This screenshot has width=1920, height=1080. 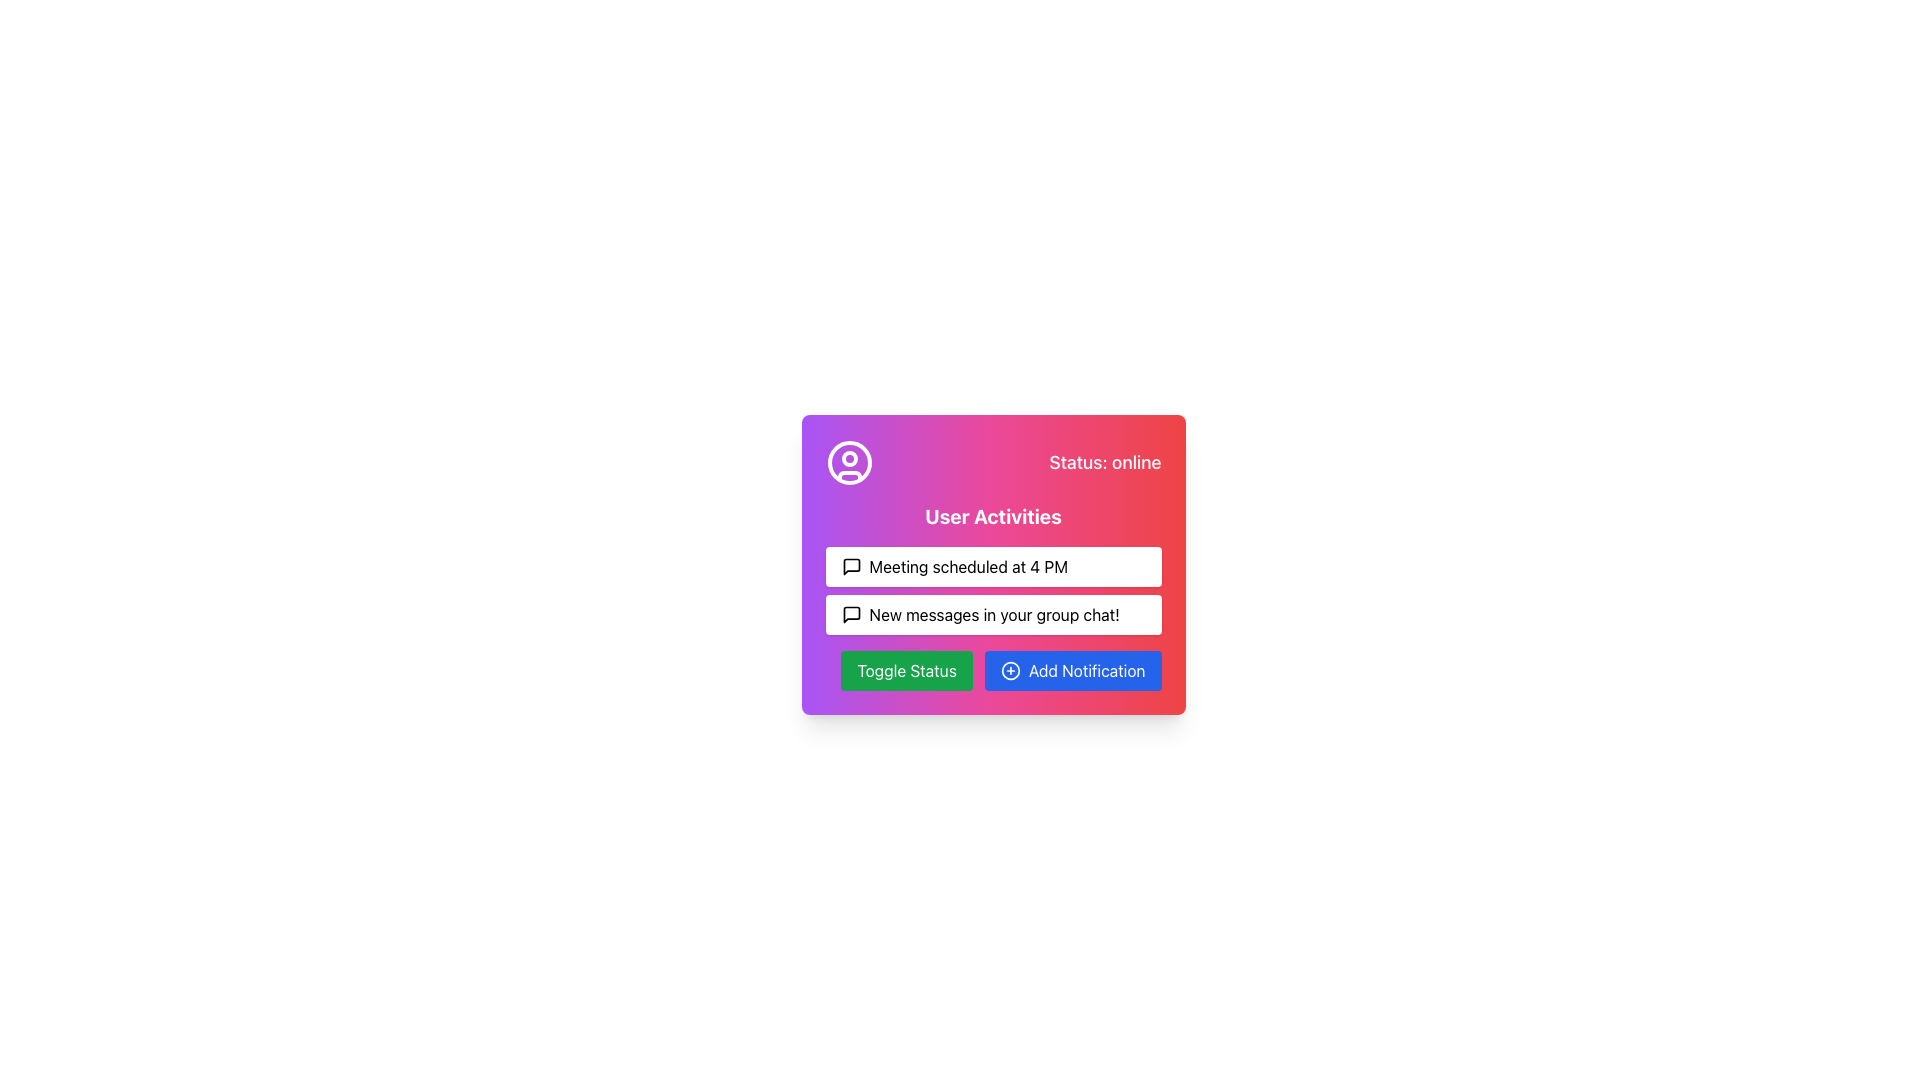 I want to click on the Text element that notifies the user about new messages in the group chat, located centrally towards the bottom half of the user interface, specifically the second item in the list of user activity notifications, so click(x=994, y=613).